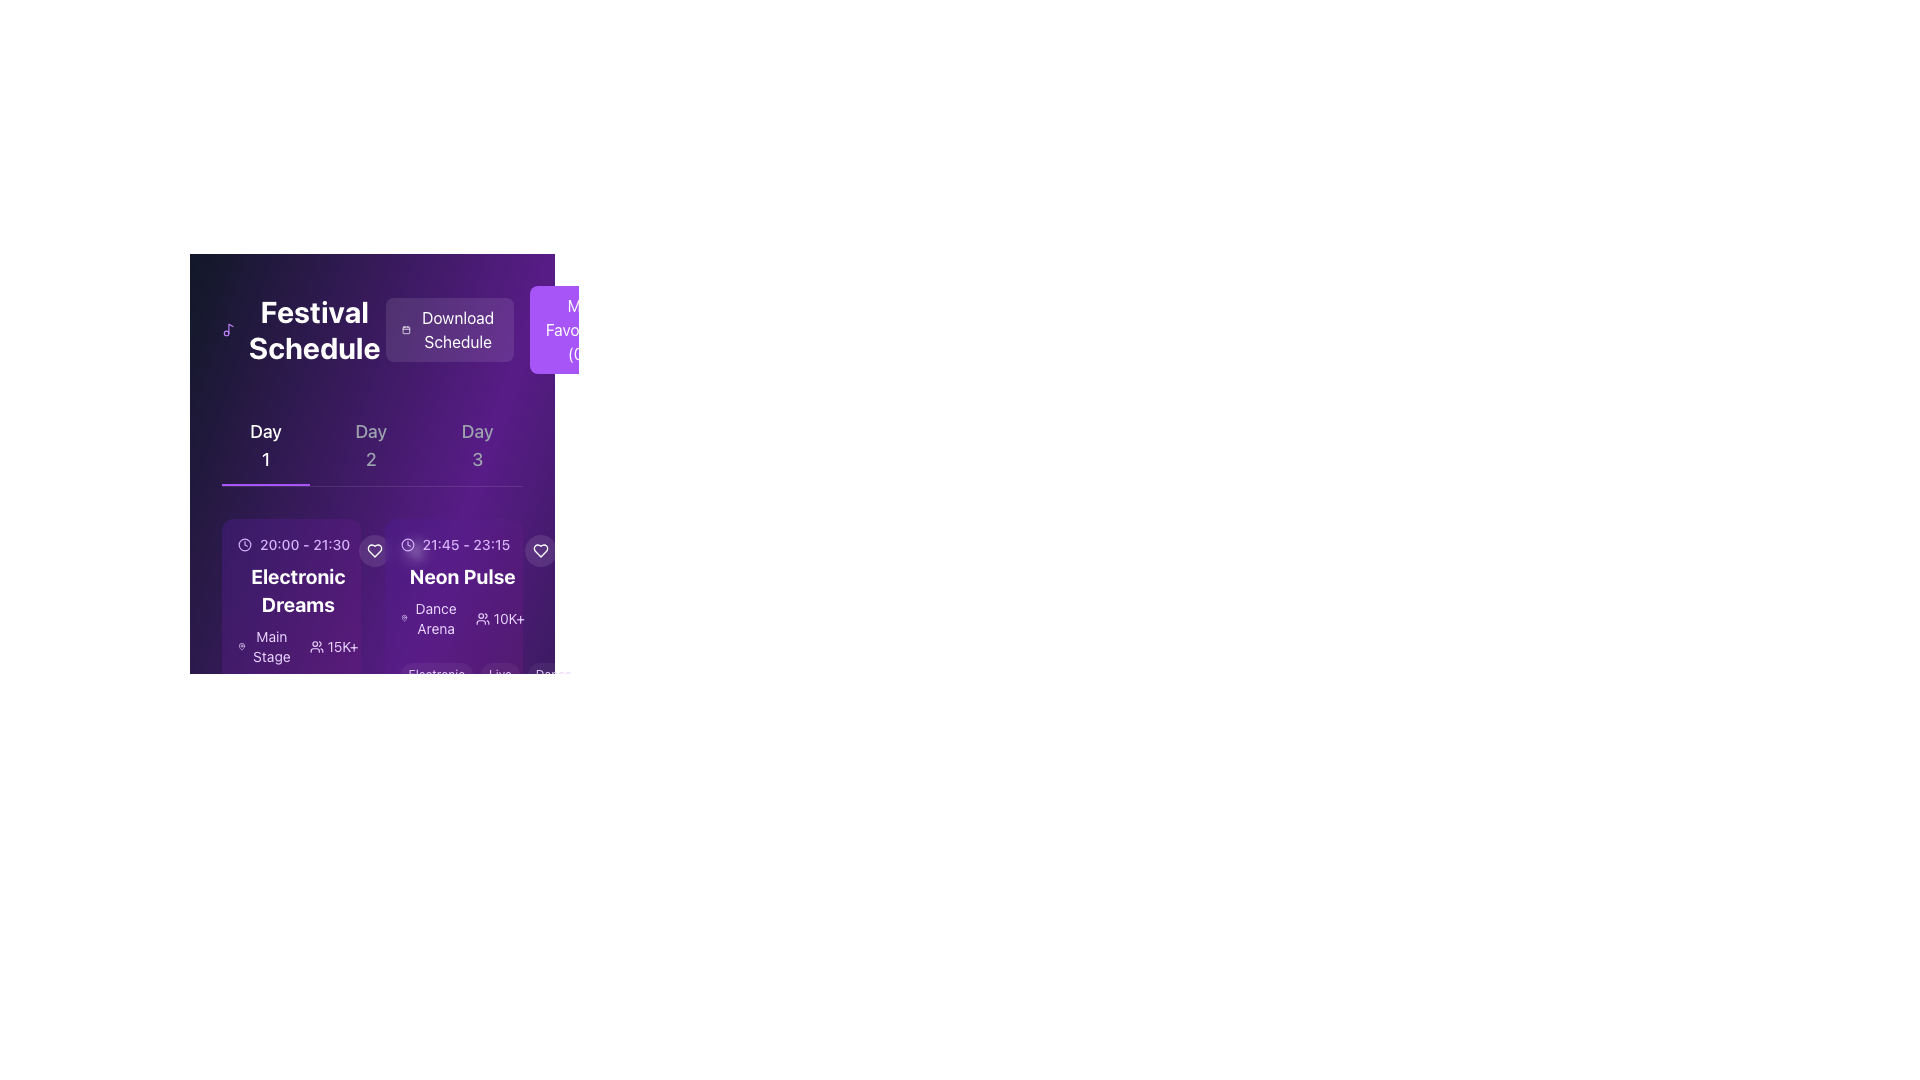  What do you see at coordinates (435, 675) in the screenshot?
I see `the first pill-shaped button in the horizontal group at the bottom of the 'Neon Pulse' card` at bounding box center [435, 675].